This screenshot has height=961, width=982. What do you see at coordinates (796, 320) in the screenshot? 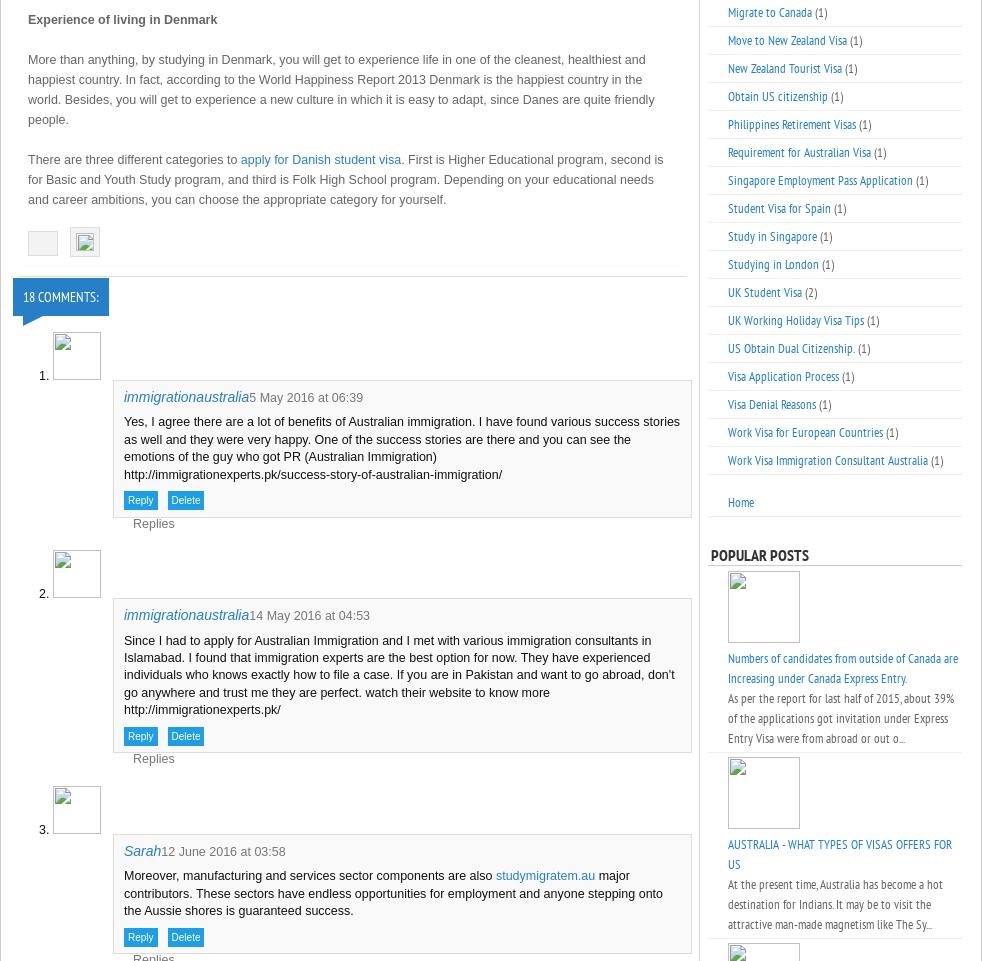
I see `'UK Working Holiday Visa Tips'` at bounding box center [796, 320].